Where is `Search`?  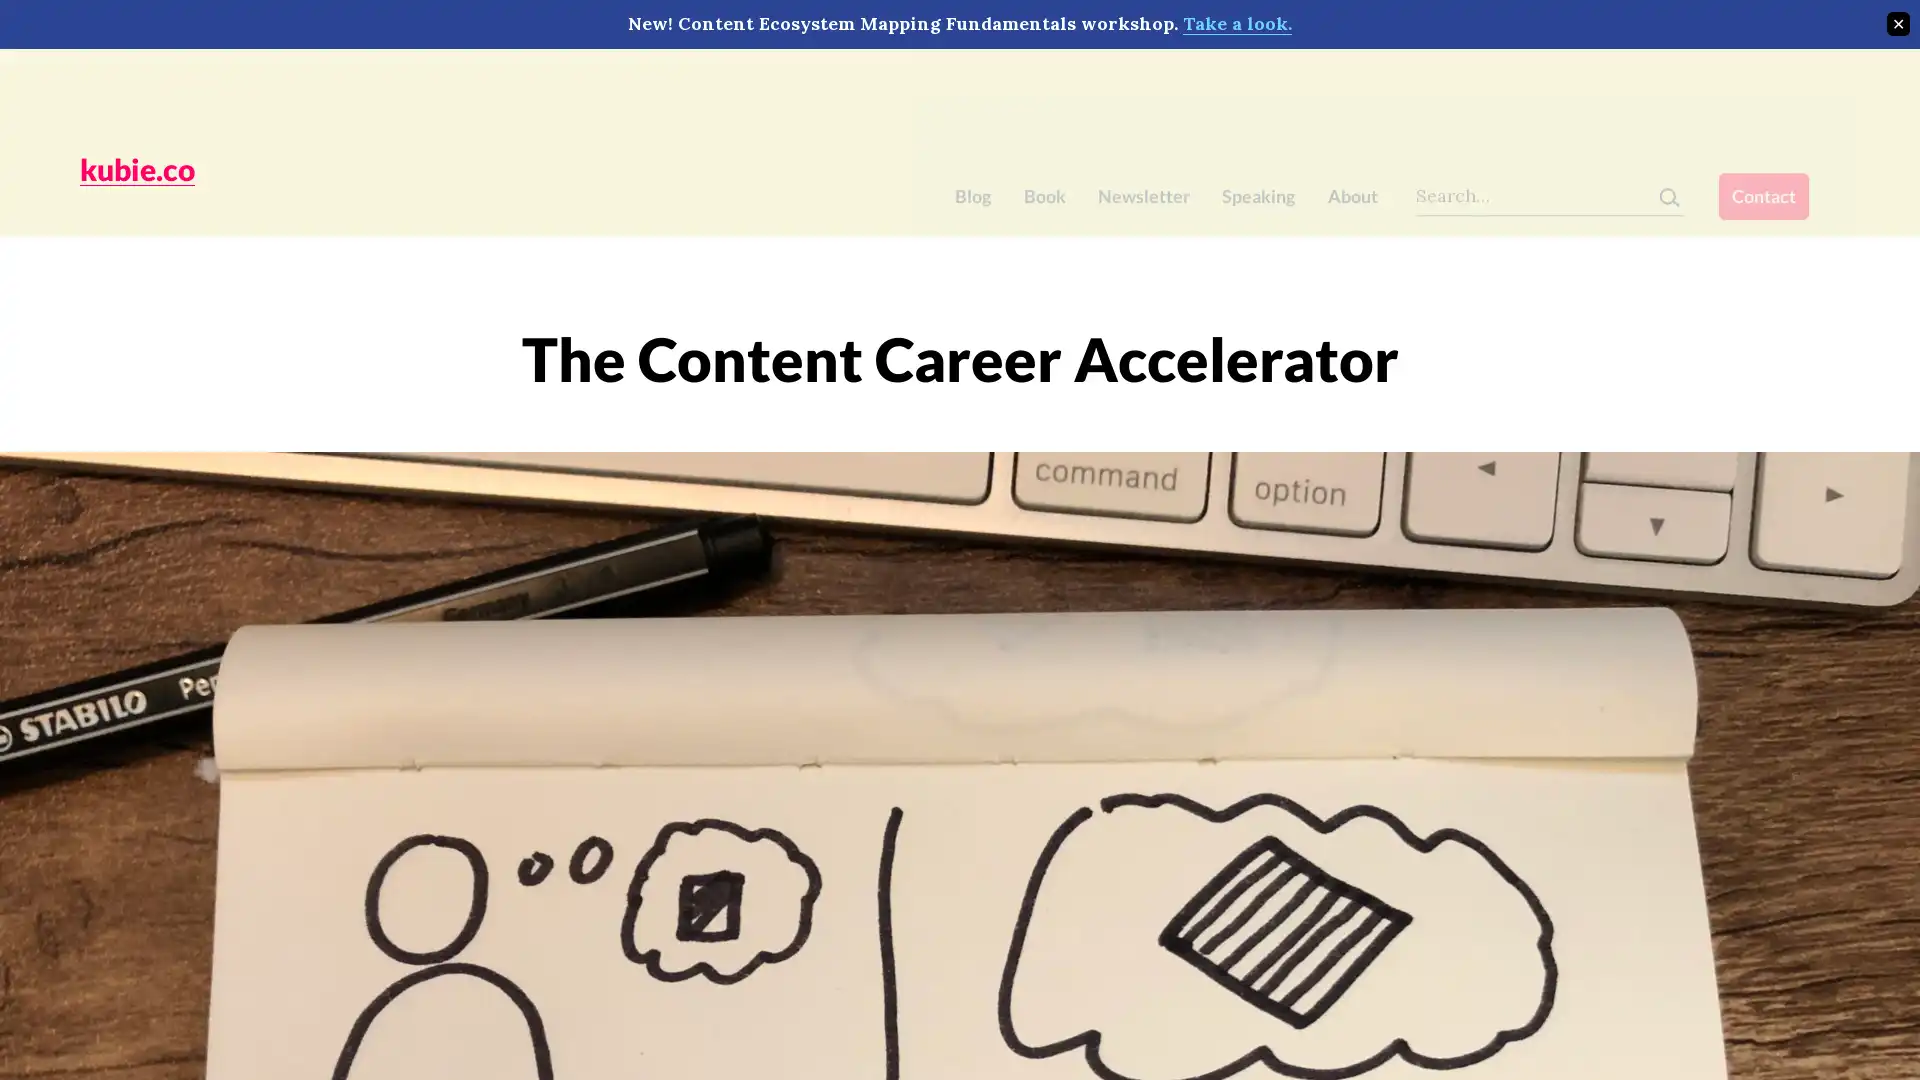 Search is located at coordinates (1698, 88).